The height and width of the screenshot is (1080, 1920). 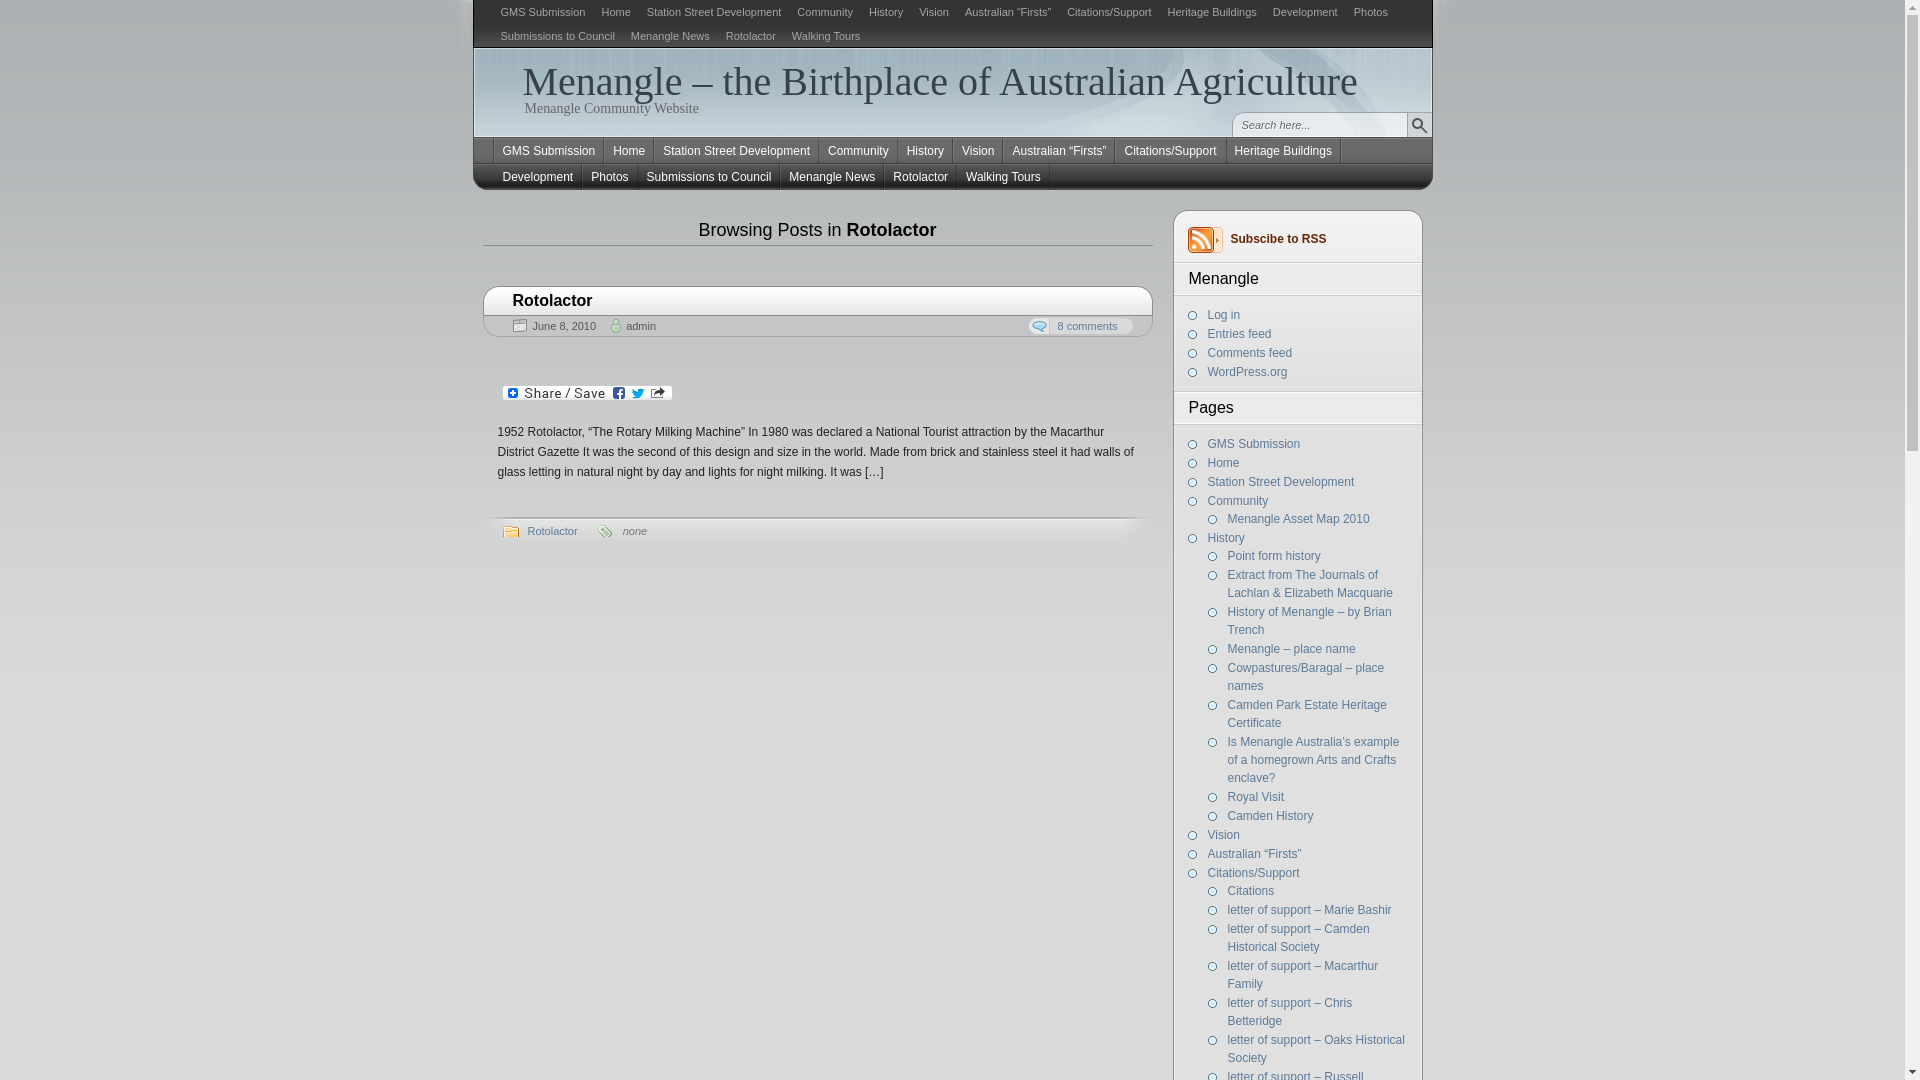 What do you see at coordinates (1307, 712) in the screenshot?
I see `'Camden Park Estate Heritage Certificate'` at bounding box center [1307, 712].